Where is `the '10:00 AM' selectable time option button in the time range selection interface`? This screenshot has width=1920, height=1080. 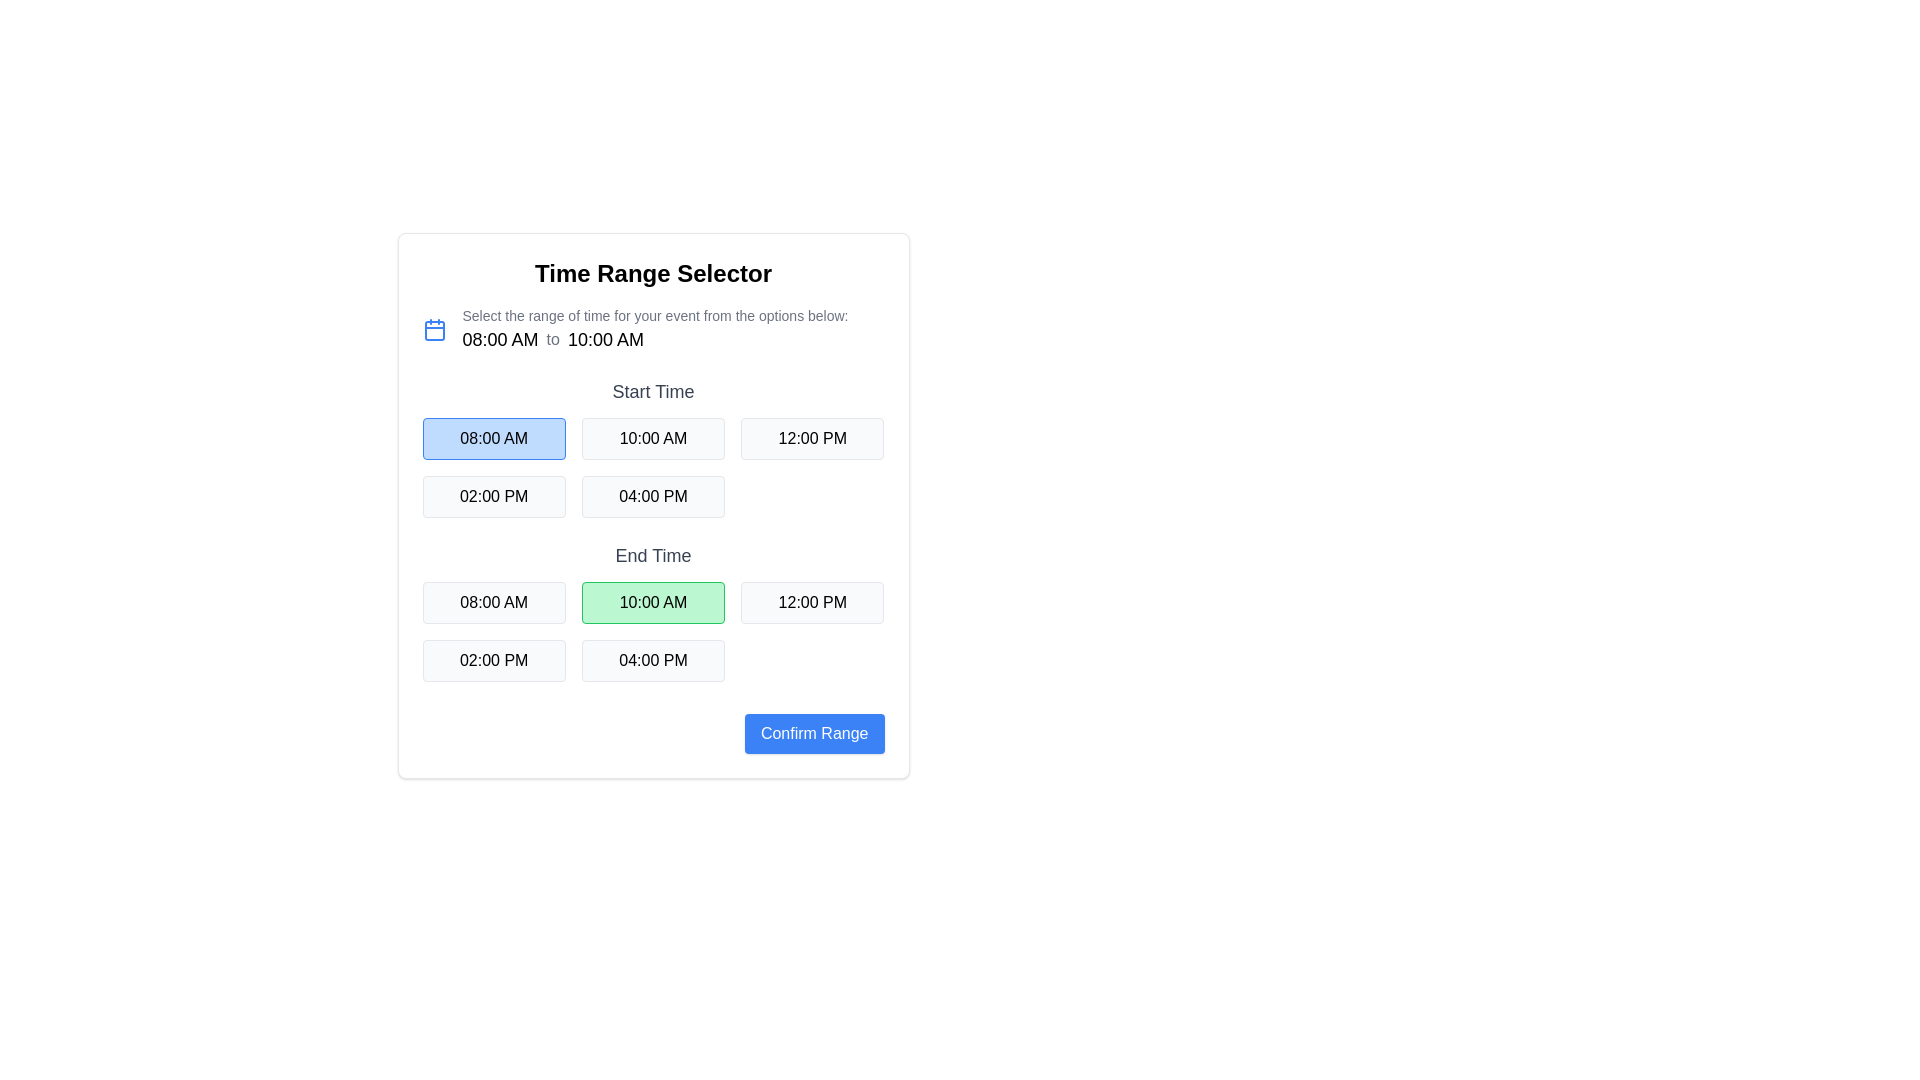 the '10:00 AM' selectable time option button in the time range selection interface is located at coordinates (653, 601).